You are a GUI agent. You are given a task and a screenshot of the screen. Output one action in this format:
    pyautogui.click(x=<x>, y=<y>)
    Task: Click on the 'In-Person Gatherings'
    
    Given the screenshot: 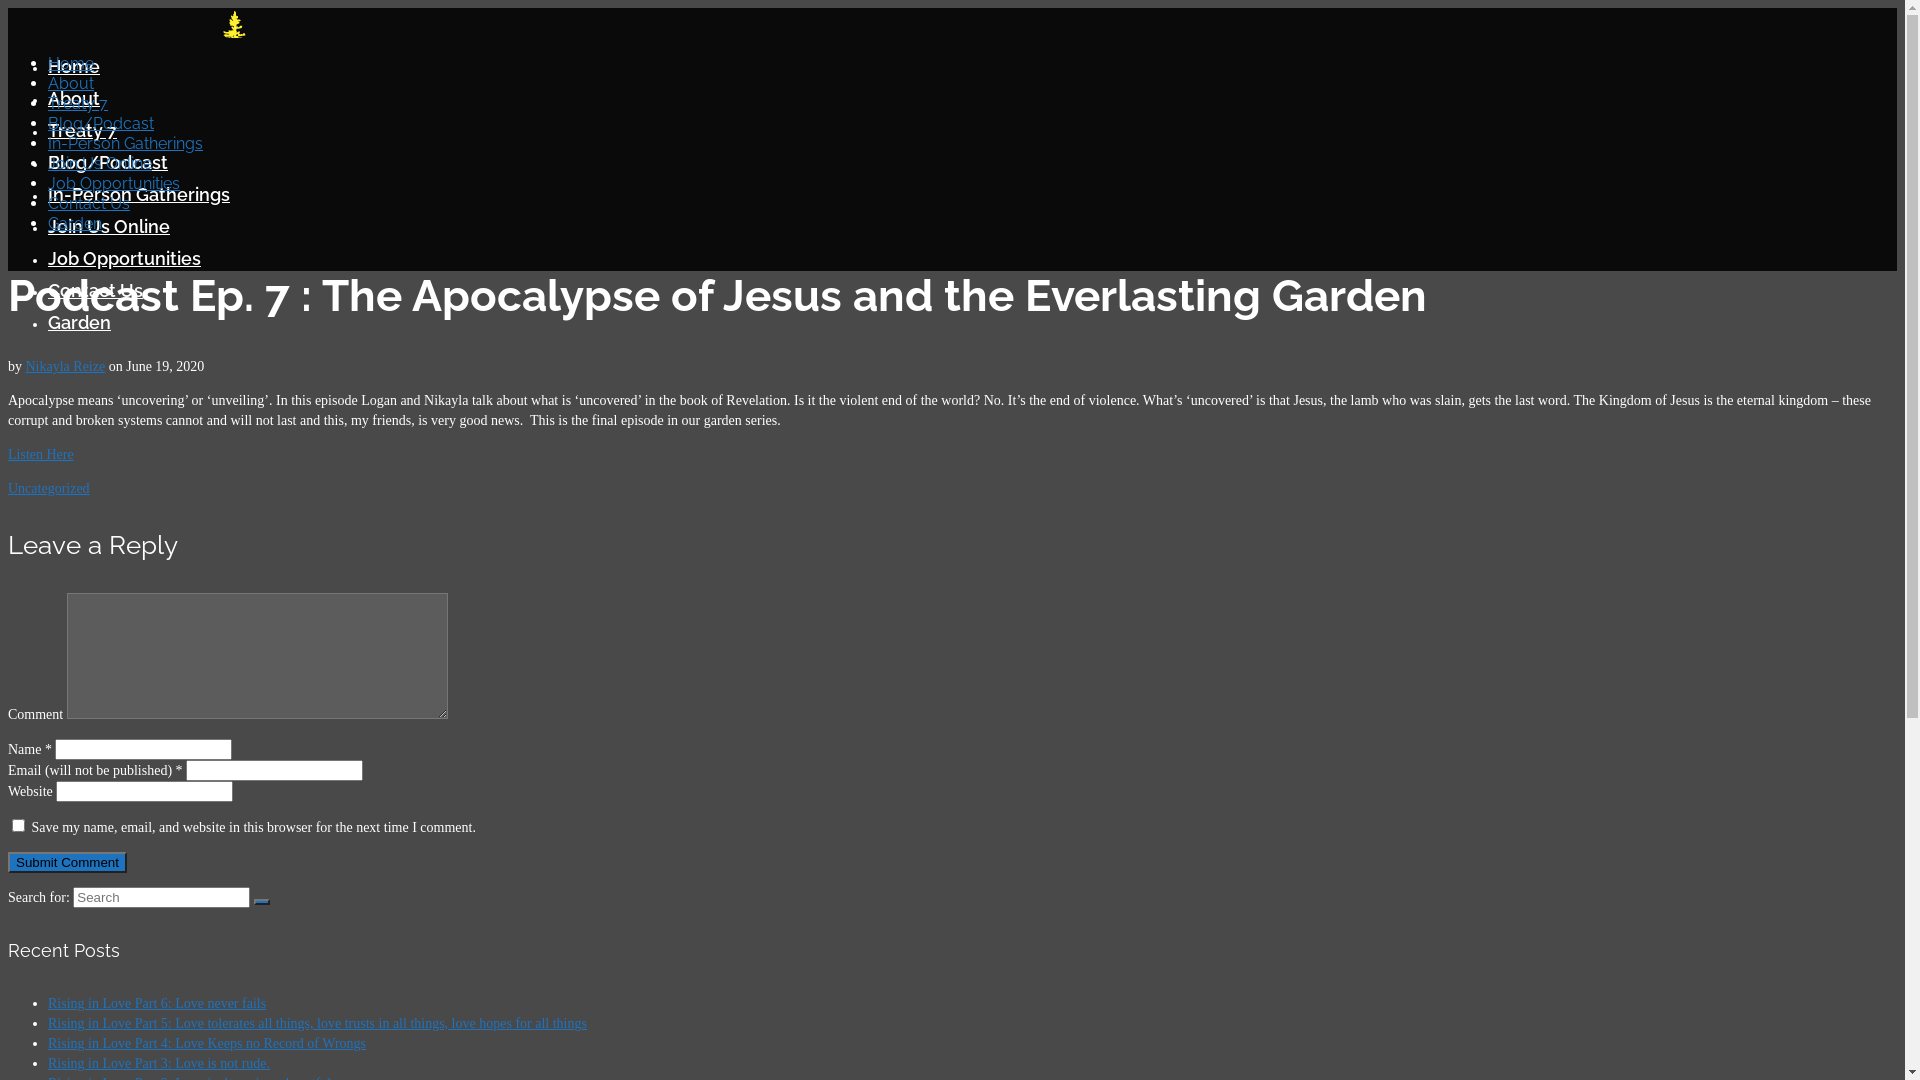 What is the action you would take?
    pyautogui.click(x=124, y=142)
    